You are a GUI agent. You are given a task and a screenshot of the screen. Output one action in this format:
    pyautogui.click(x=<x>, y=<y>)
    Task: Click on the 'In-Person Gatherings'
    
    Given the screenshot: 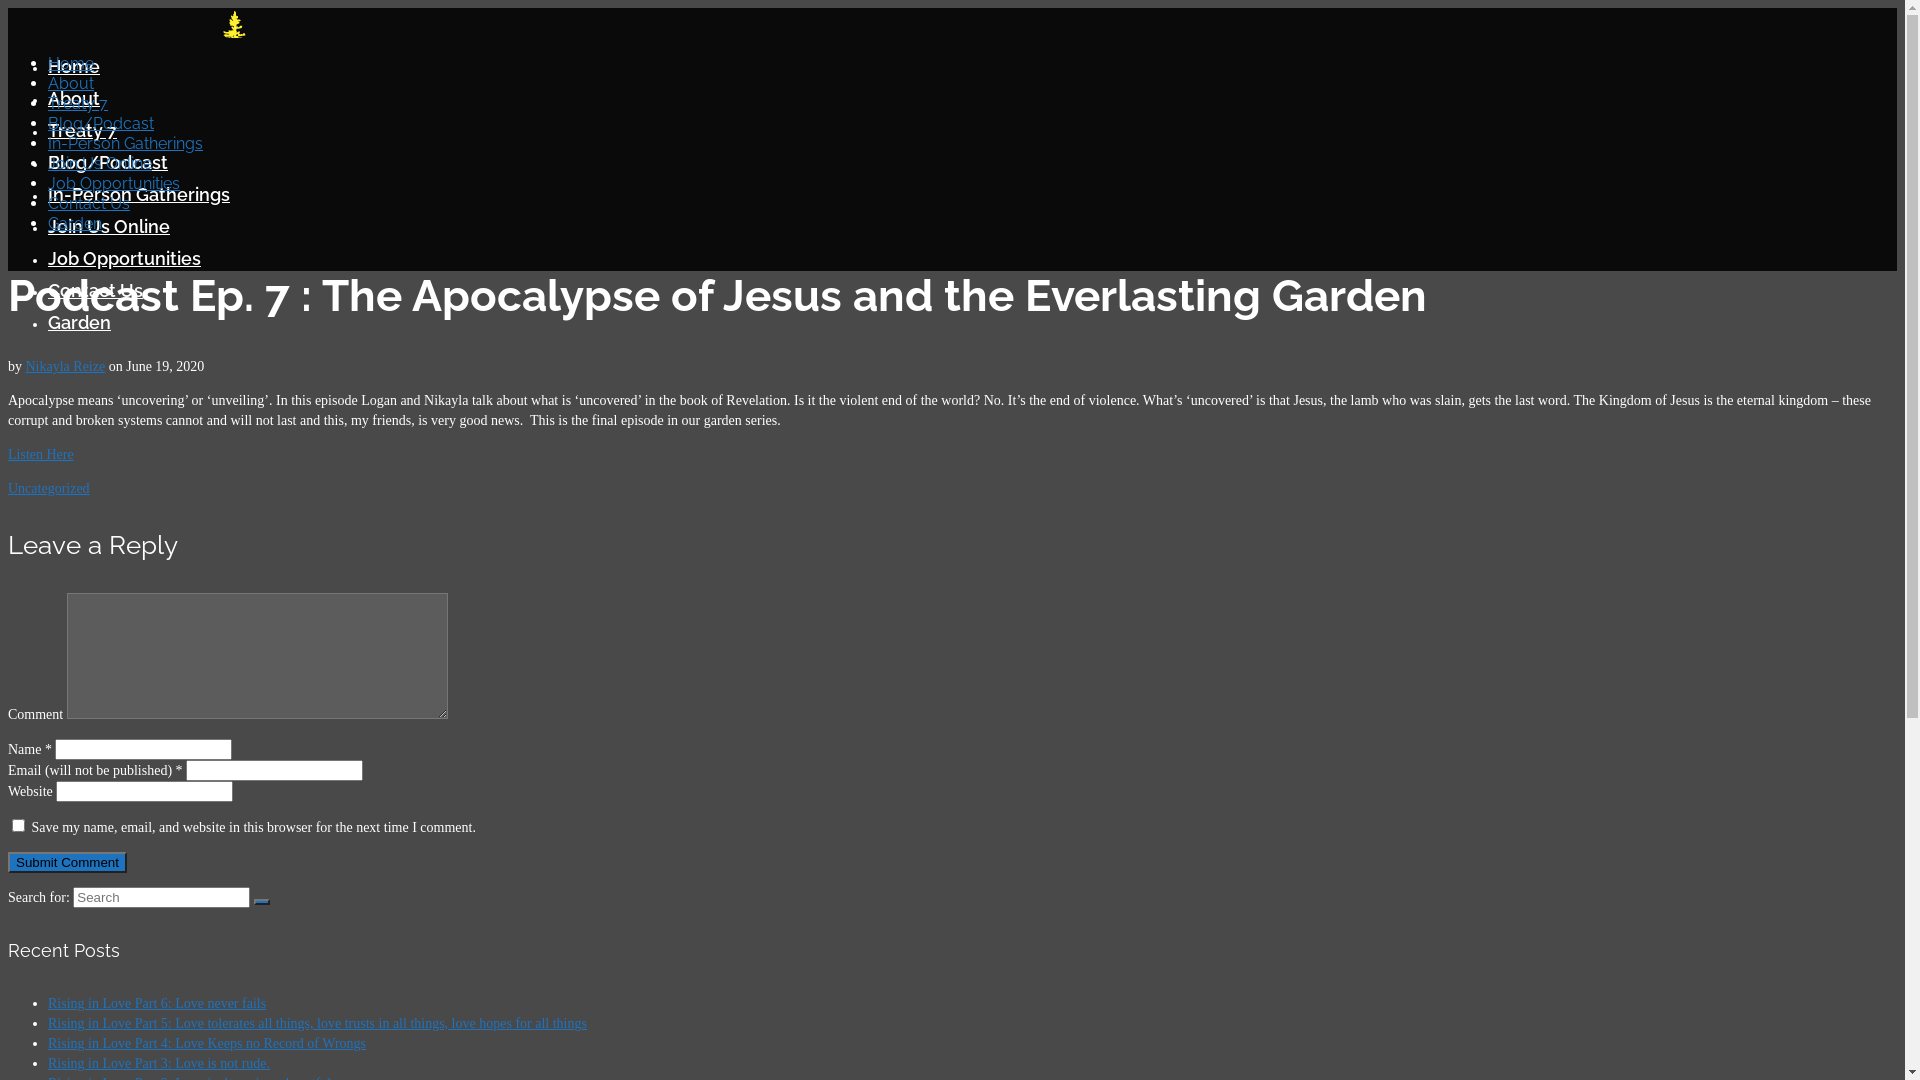 What is the action you would take?
    pyautogui.click(x=124, y=142)
    